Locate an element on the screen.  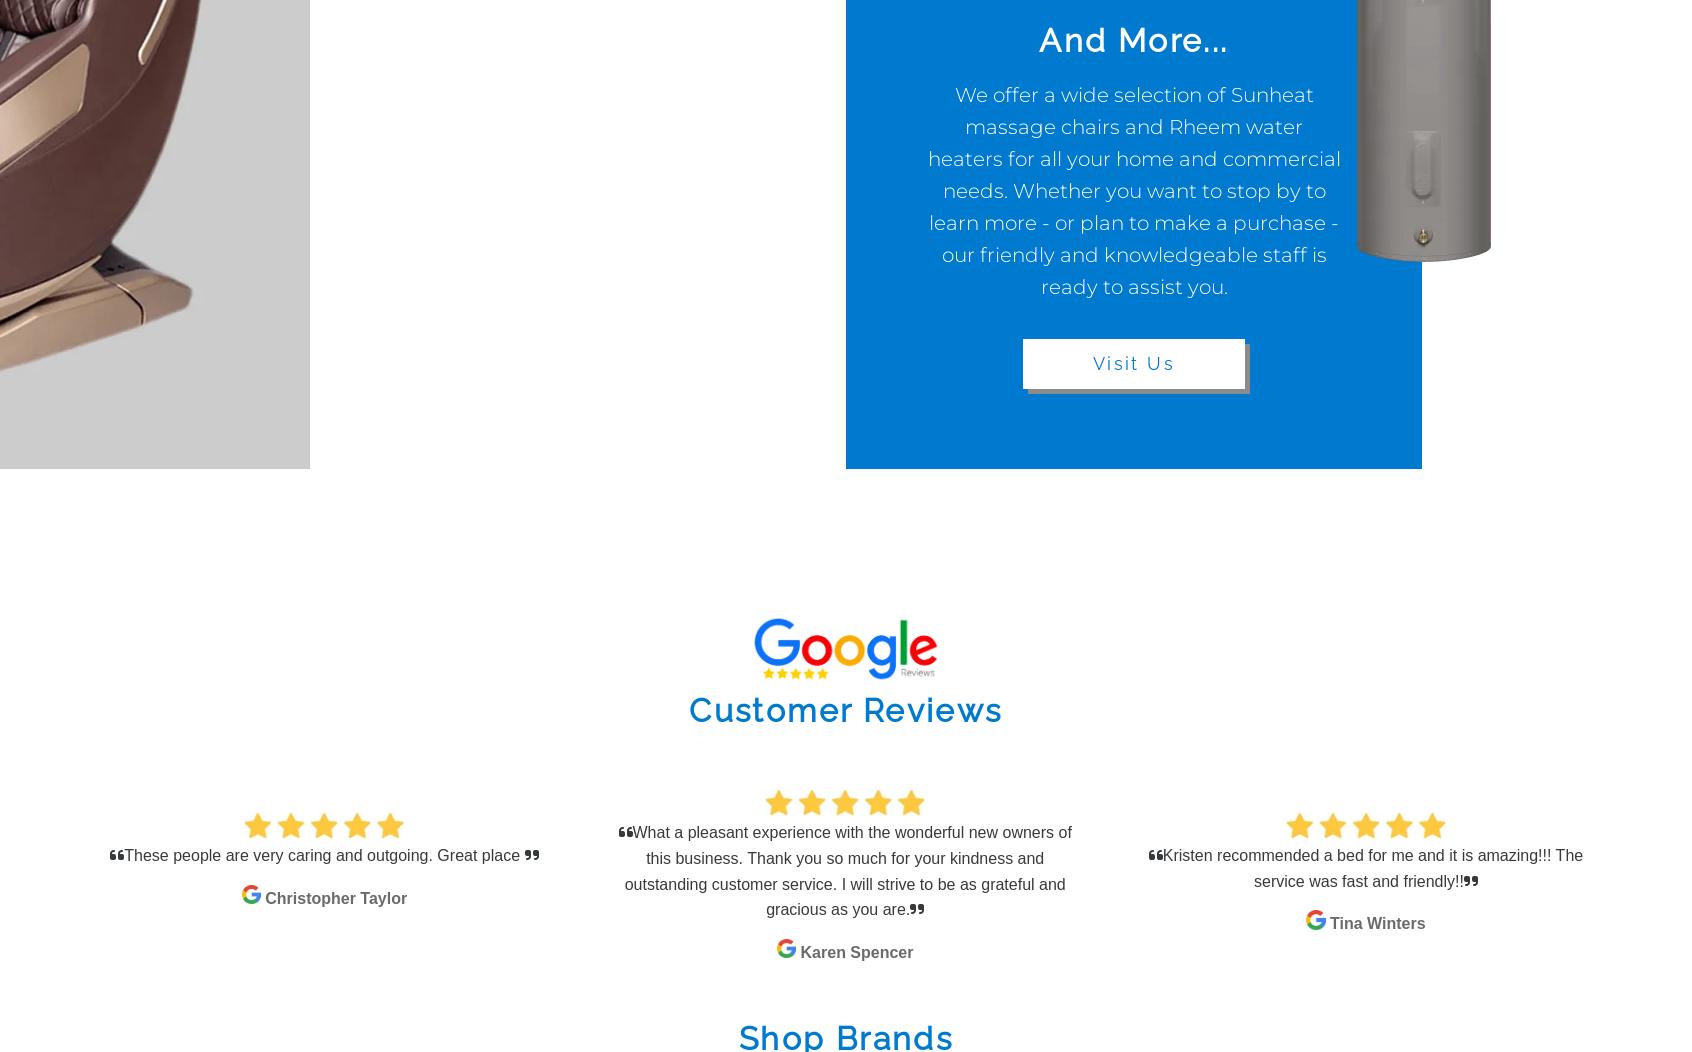
'Christopher Taylor' is located at coordinates (335, 898).